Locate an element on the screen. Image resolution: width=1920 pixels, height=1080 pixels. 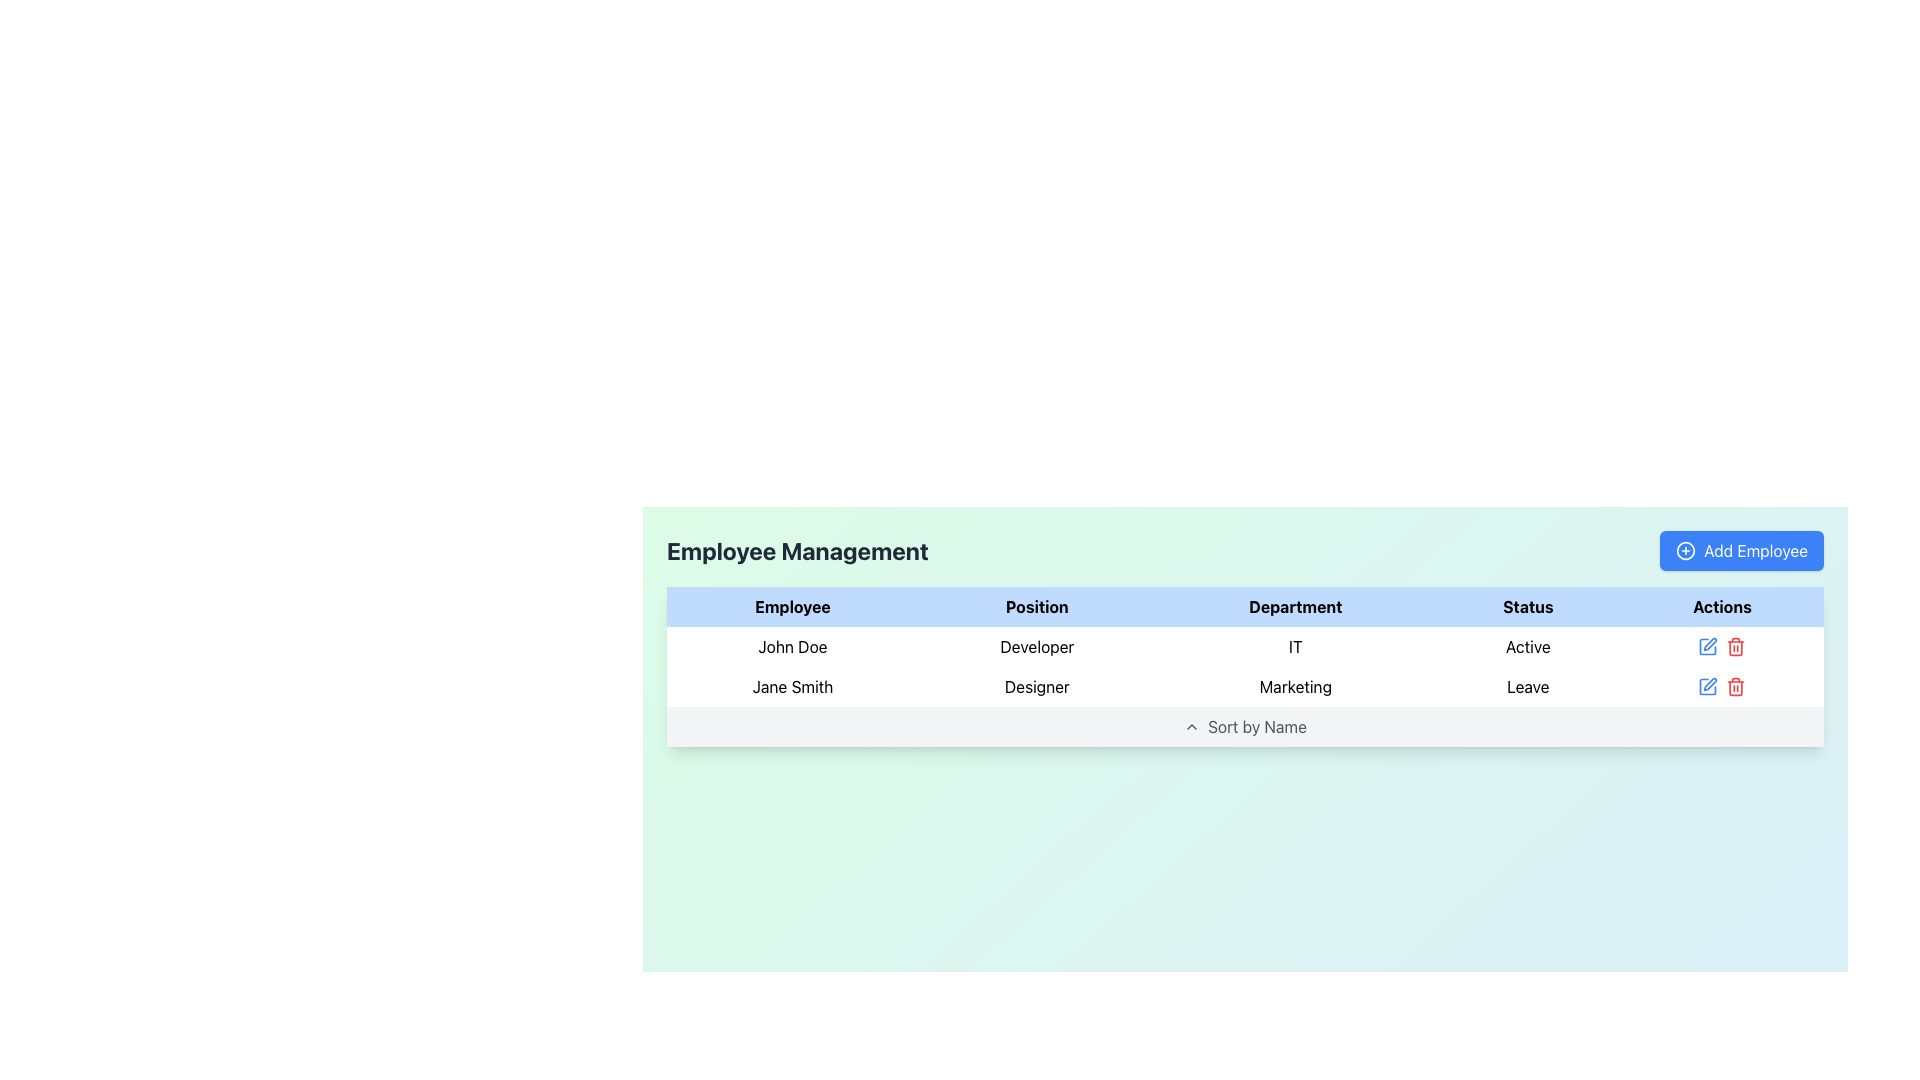
the 'Department' column header label in the table, which is the third column header located between the 'Position' and 'Status' headers is located at coordinates (1295, 605).